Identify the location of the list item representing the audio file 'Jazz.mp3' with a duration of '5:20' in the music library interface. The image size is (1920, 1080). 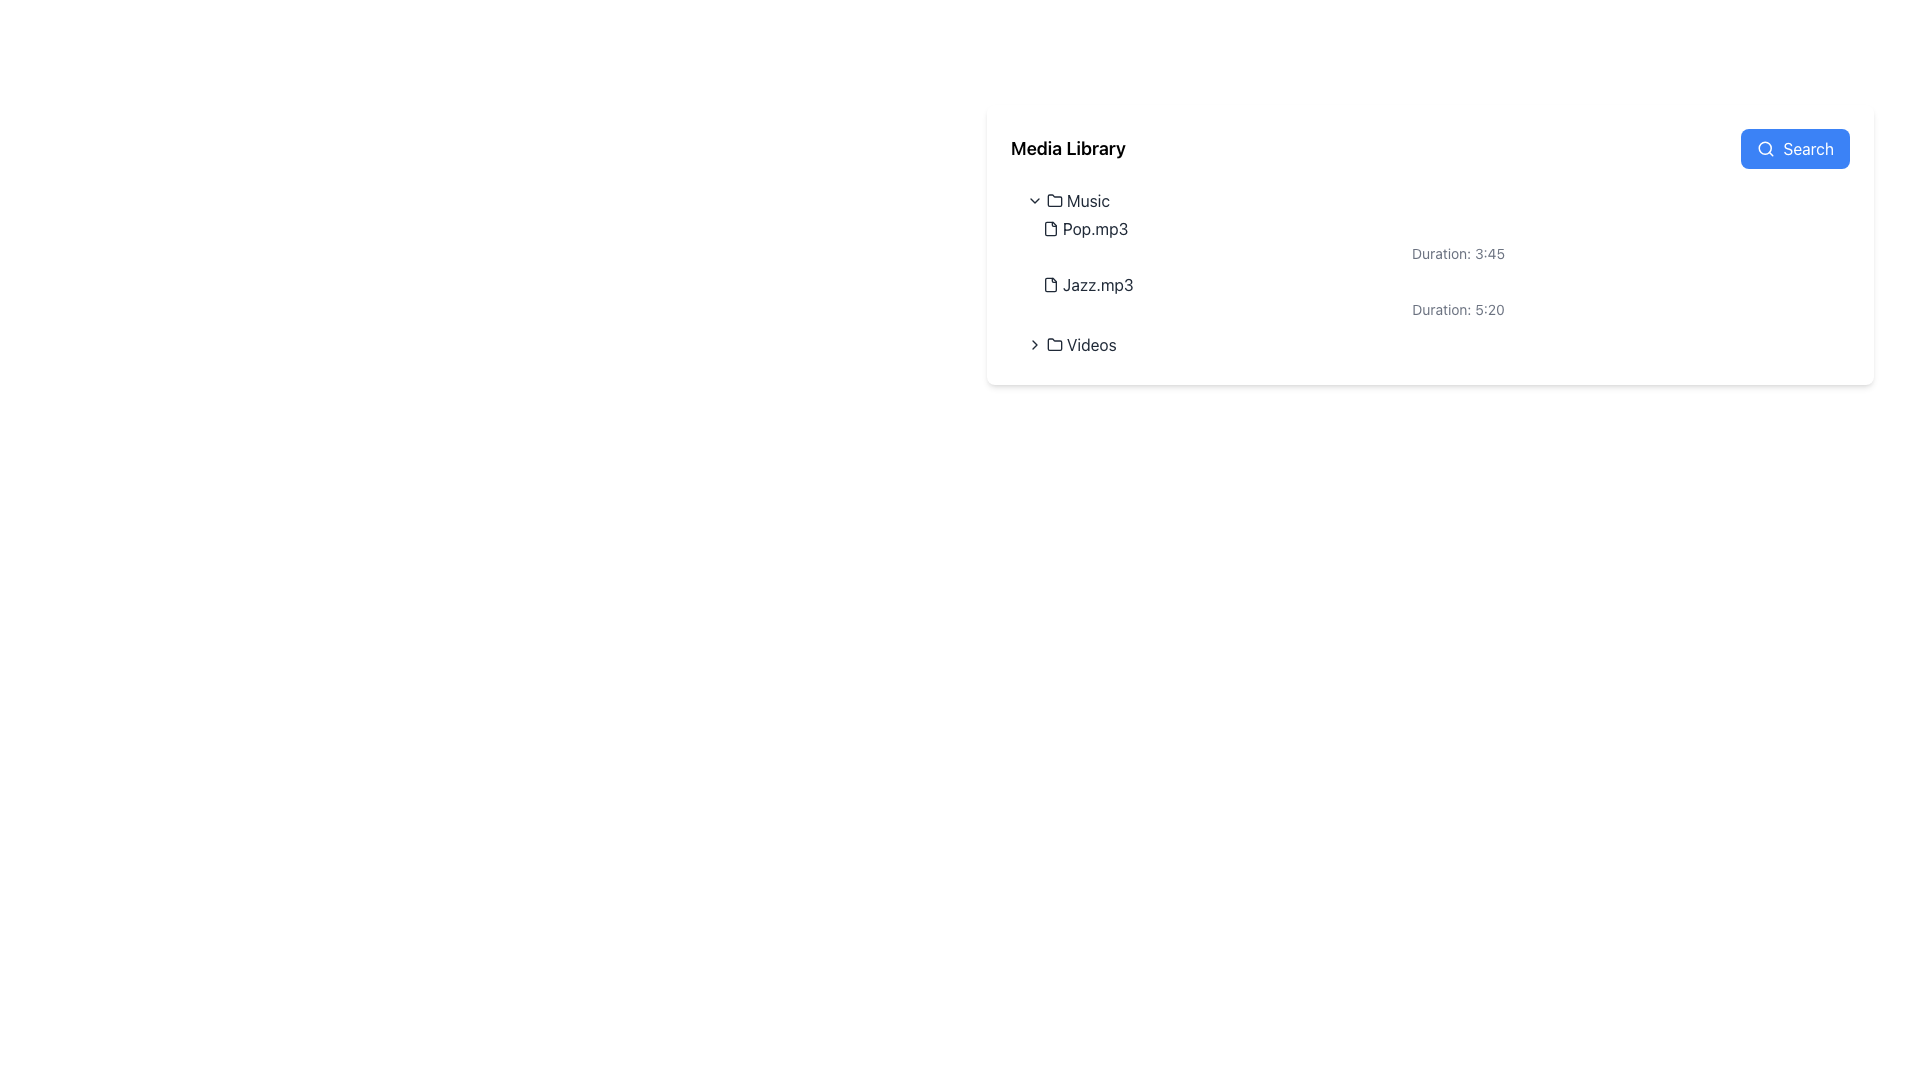
(1437, 297).